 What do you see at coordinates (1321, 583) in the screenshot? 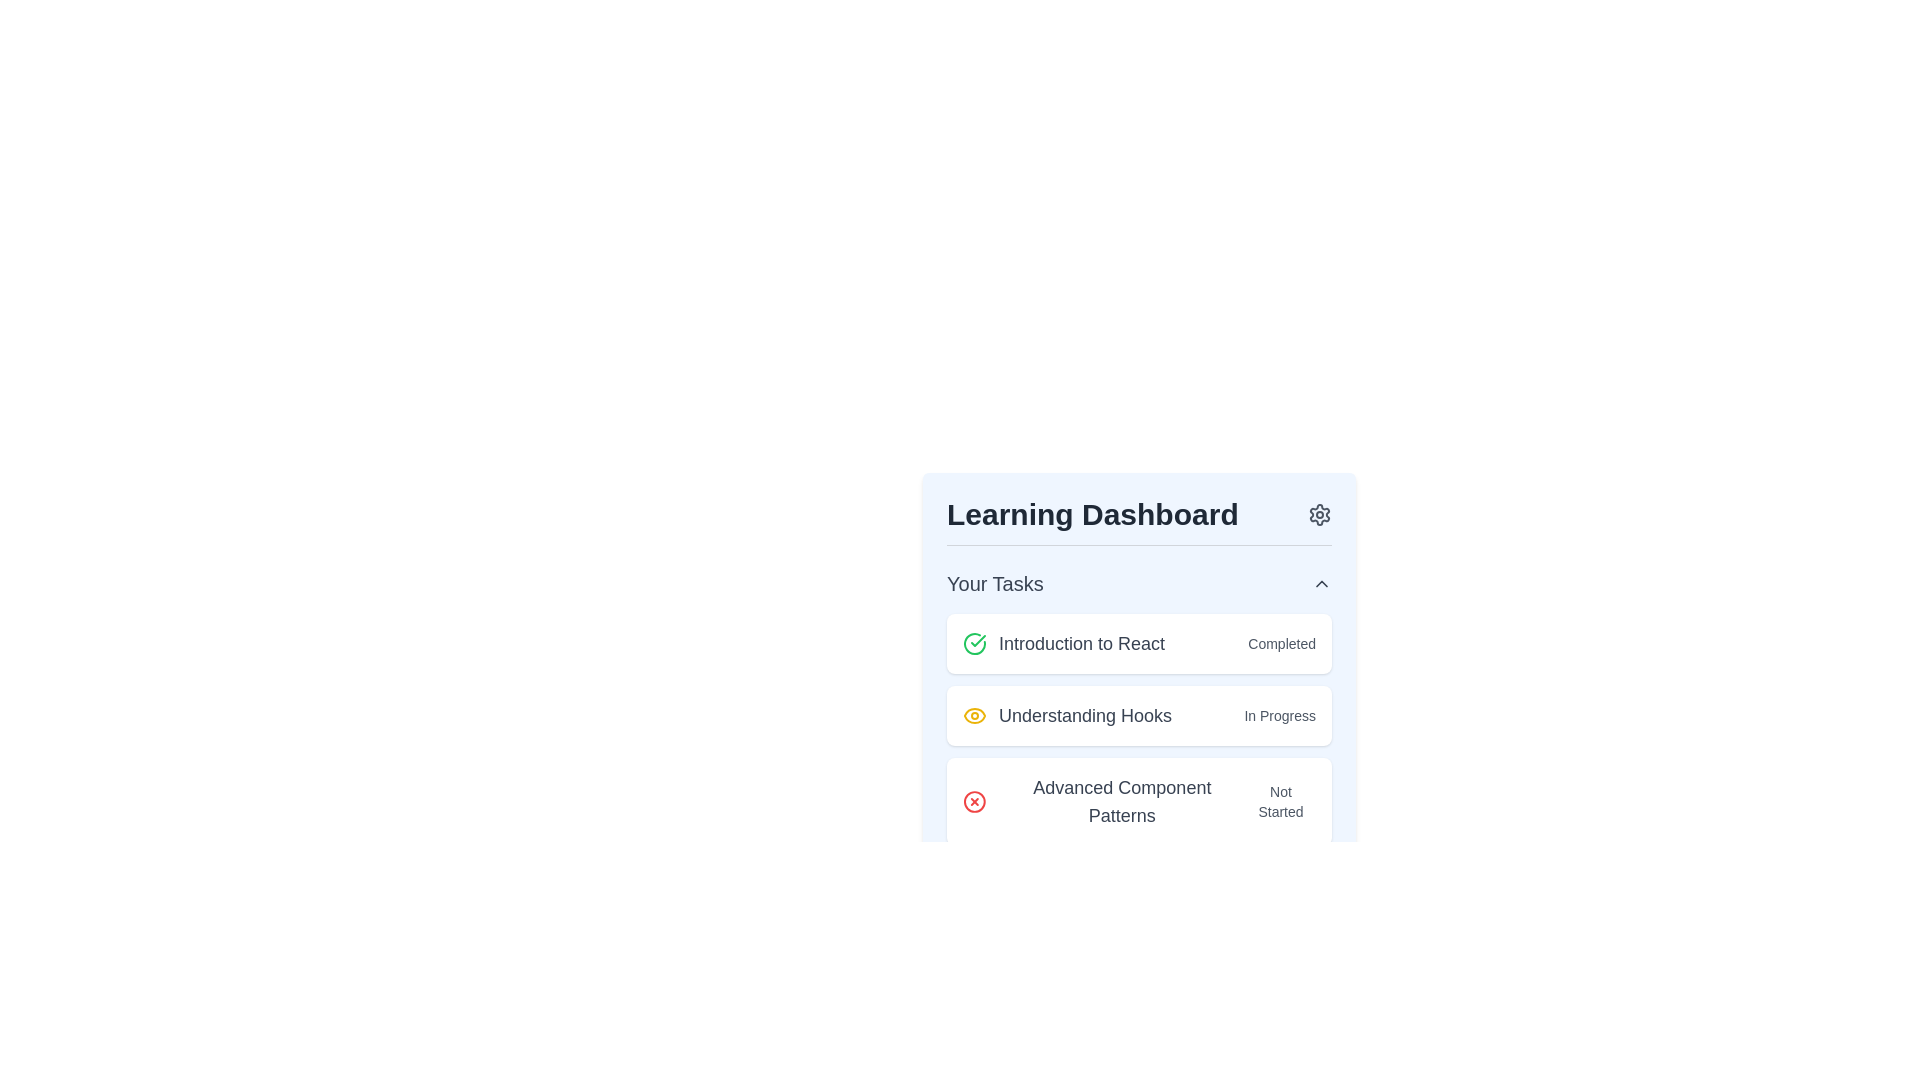
I see `the chevron-up icon` at bounding box center [1321, 583].